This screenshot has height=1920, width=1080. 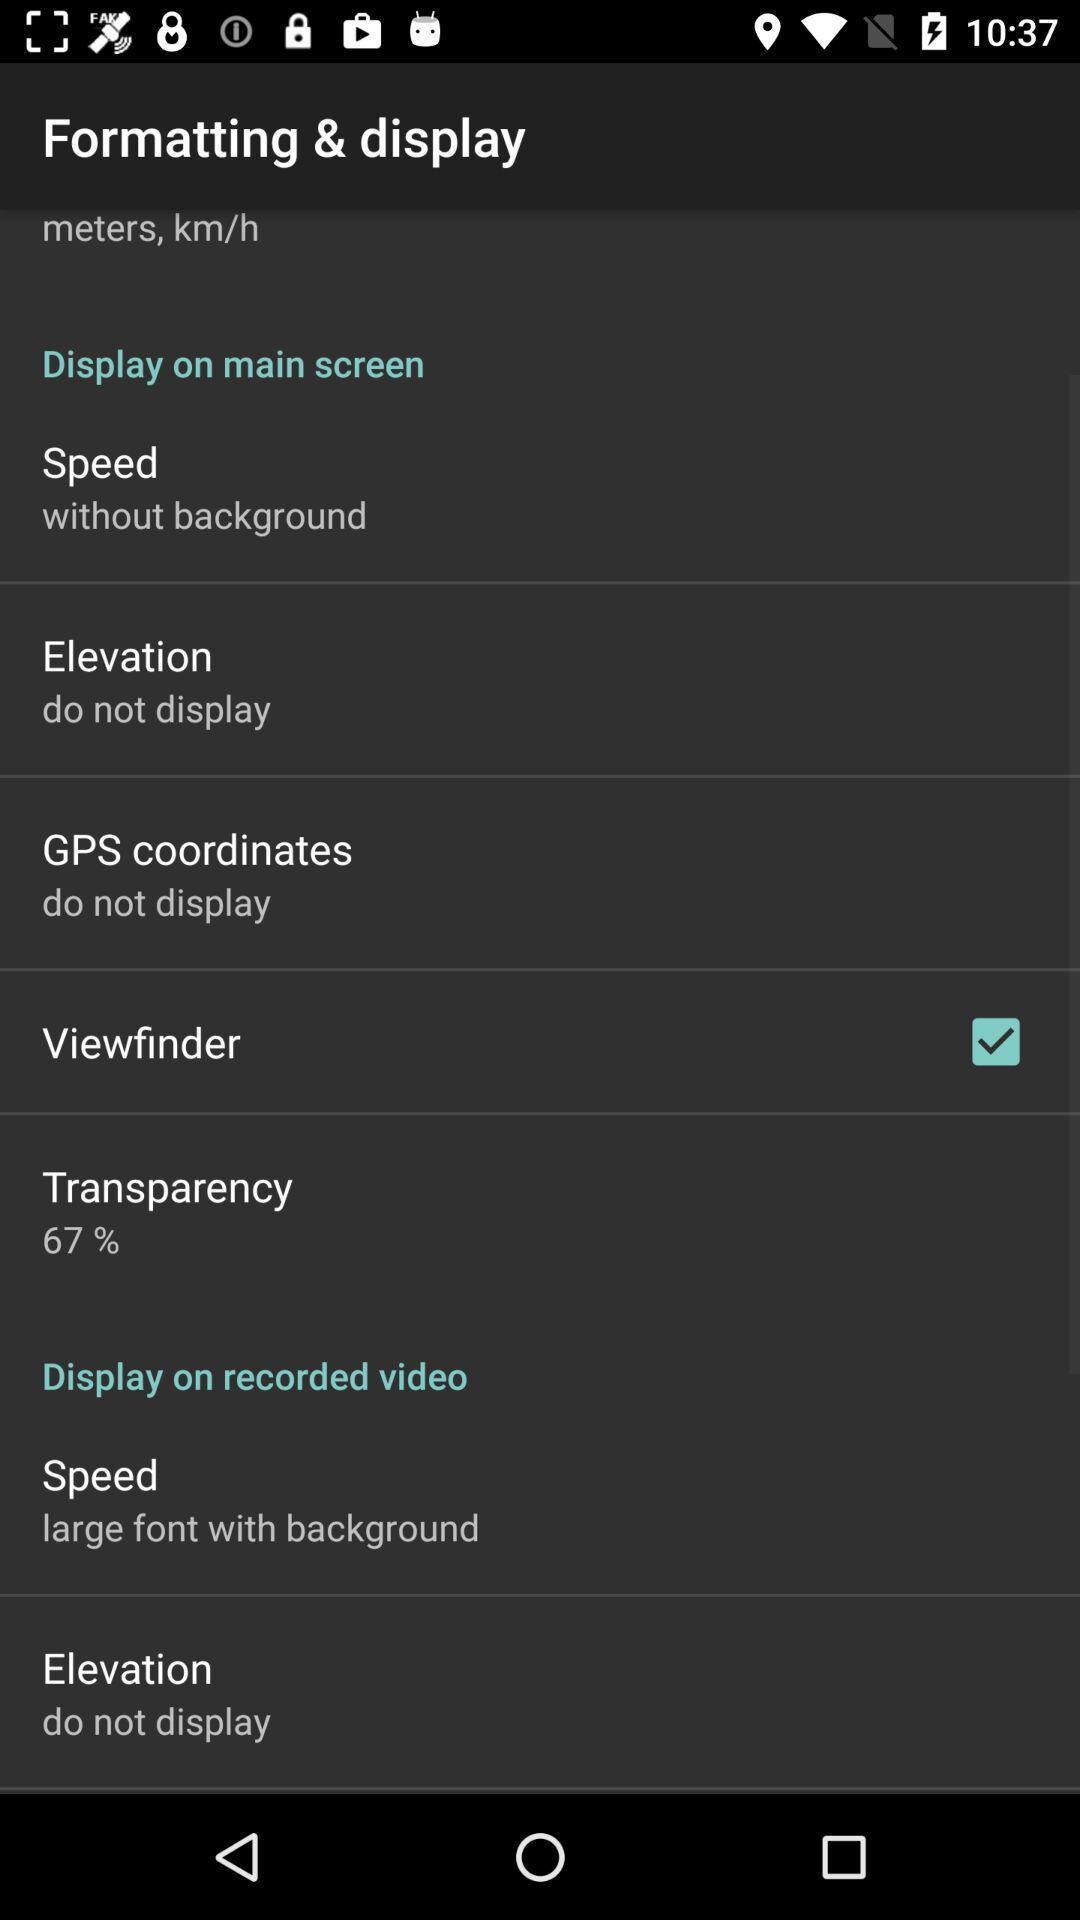 What do you see at coordinates (995, 1040) in the screenshot?
I see `item next to viewfinder item` at bounding box center [995, 1040].